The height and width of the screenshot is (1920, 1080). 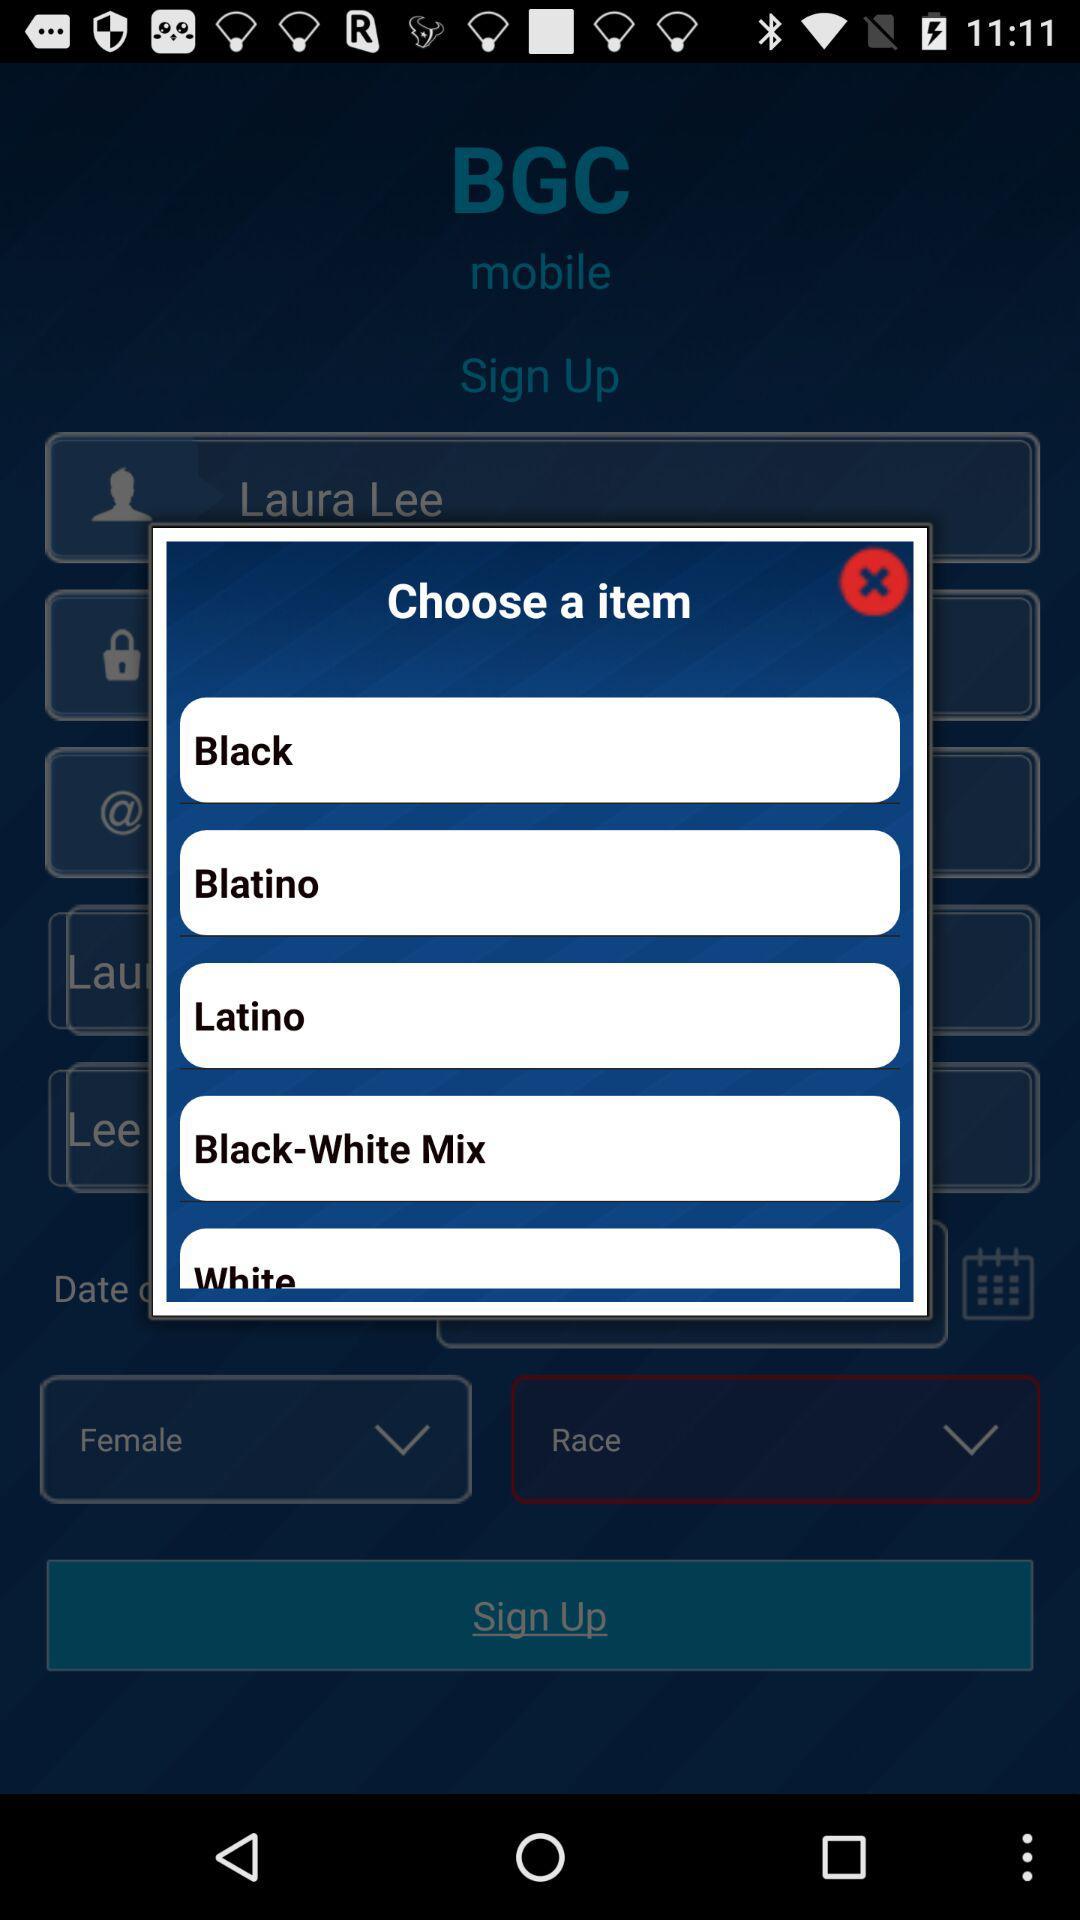 What do you see at coordinates (540, 1148) in the screenshot?
I see `item below the latino app` at bounding box center [540, 1148].